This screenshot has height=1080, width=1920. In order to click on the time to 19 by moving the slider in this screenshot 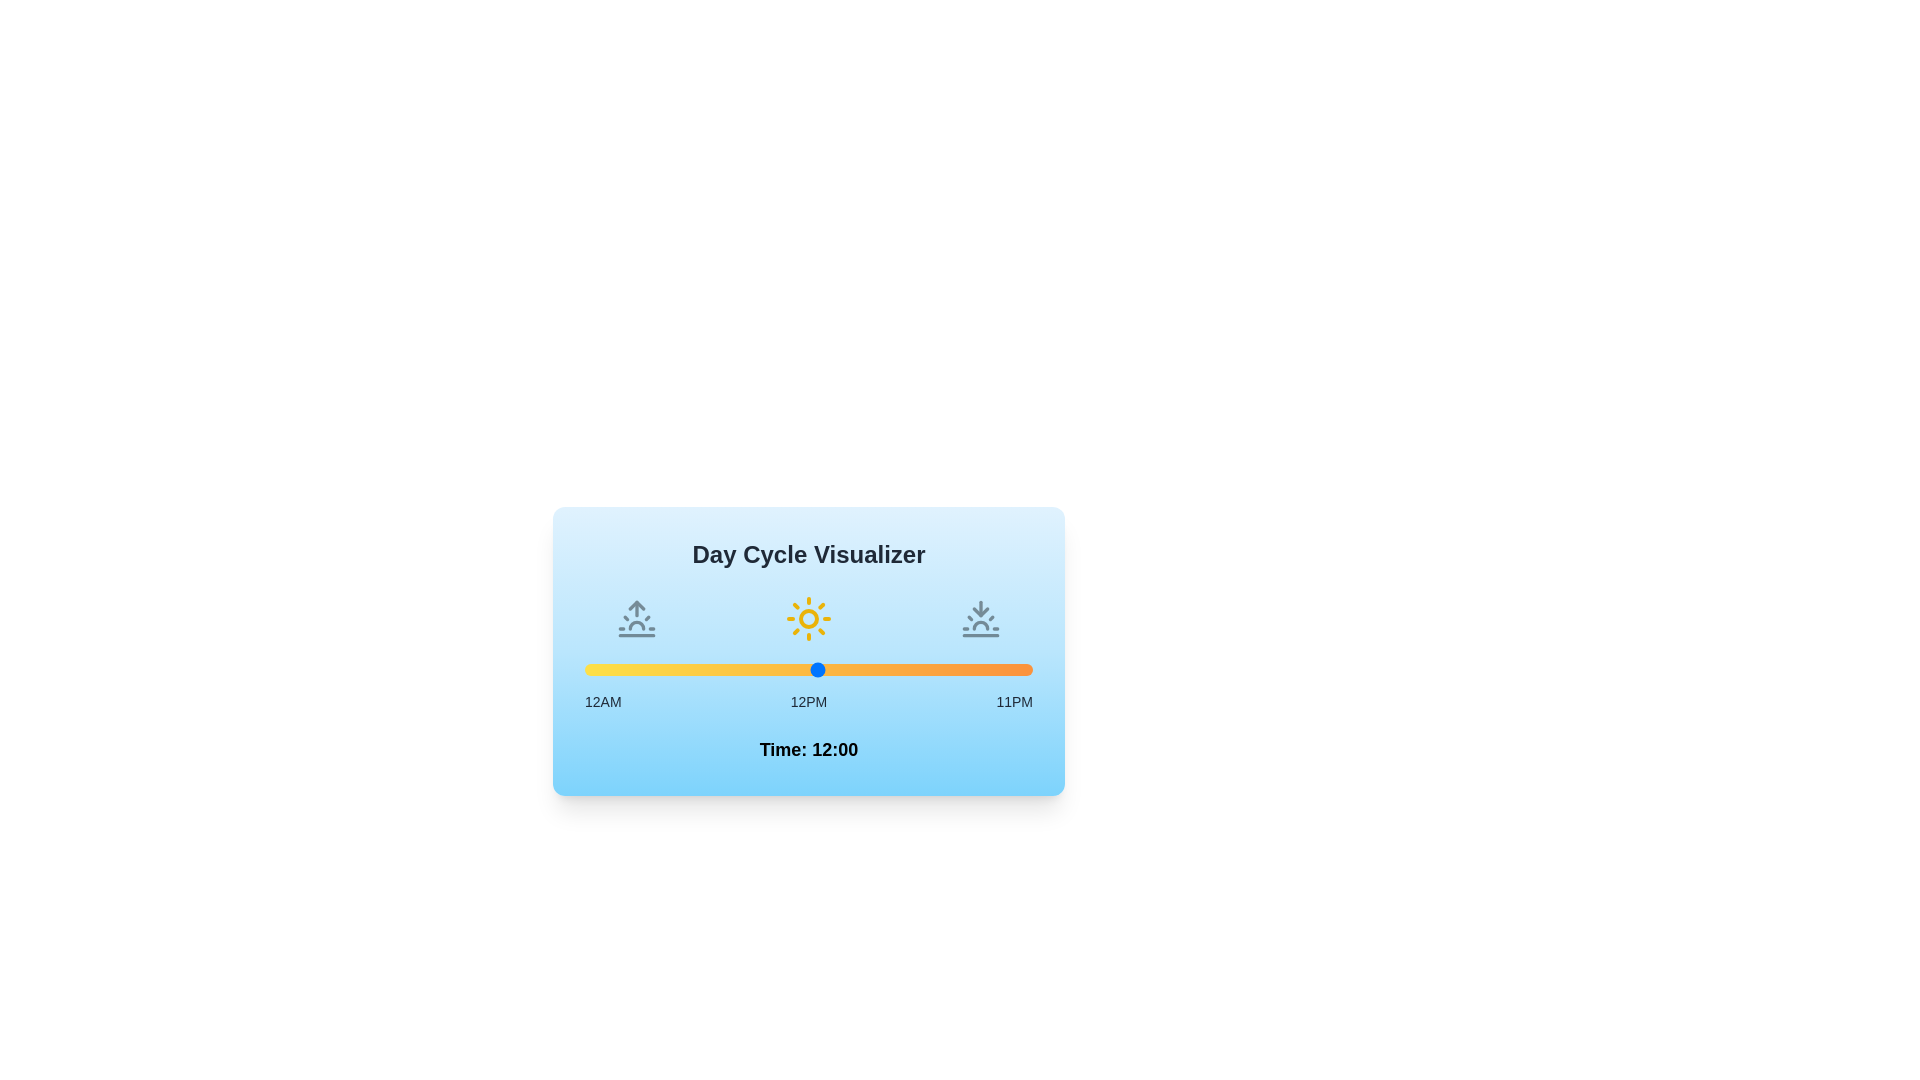, I will do `click(954, 670)`.